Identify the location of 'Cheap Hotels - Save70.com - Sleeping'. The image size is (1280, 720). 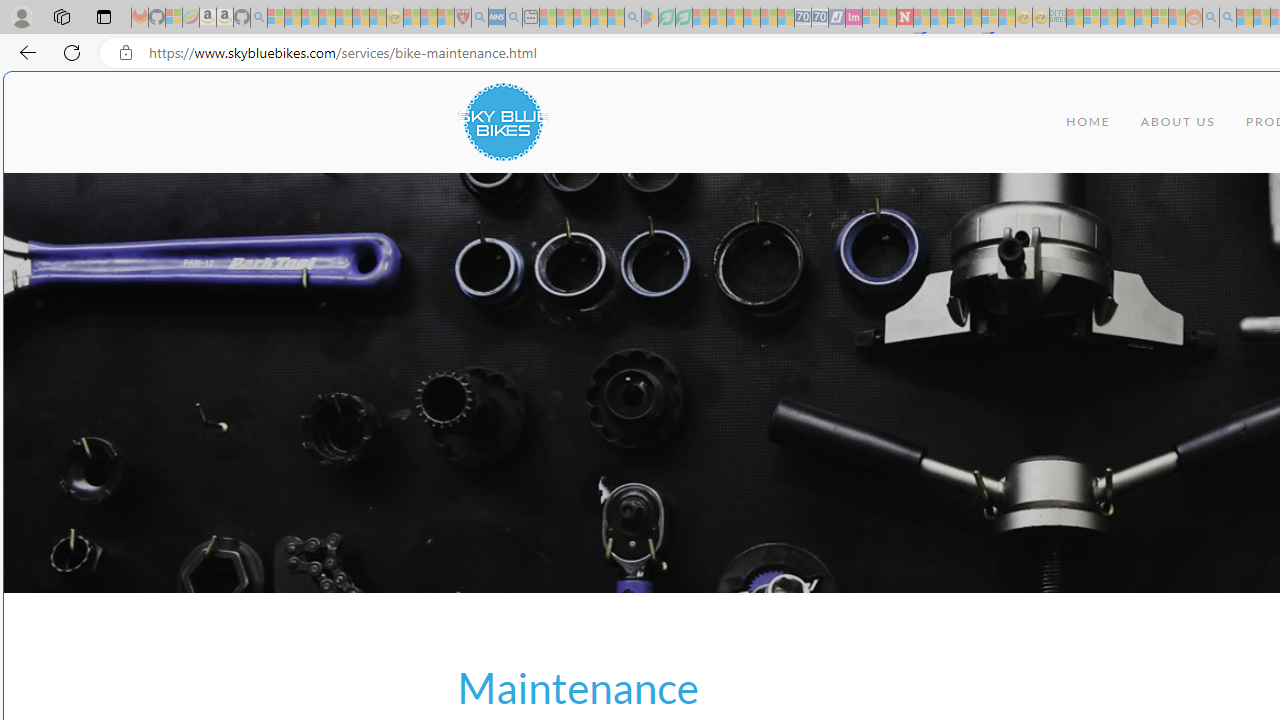
(819, 17).